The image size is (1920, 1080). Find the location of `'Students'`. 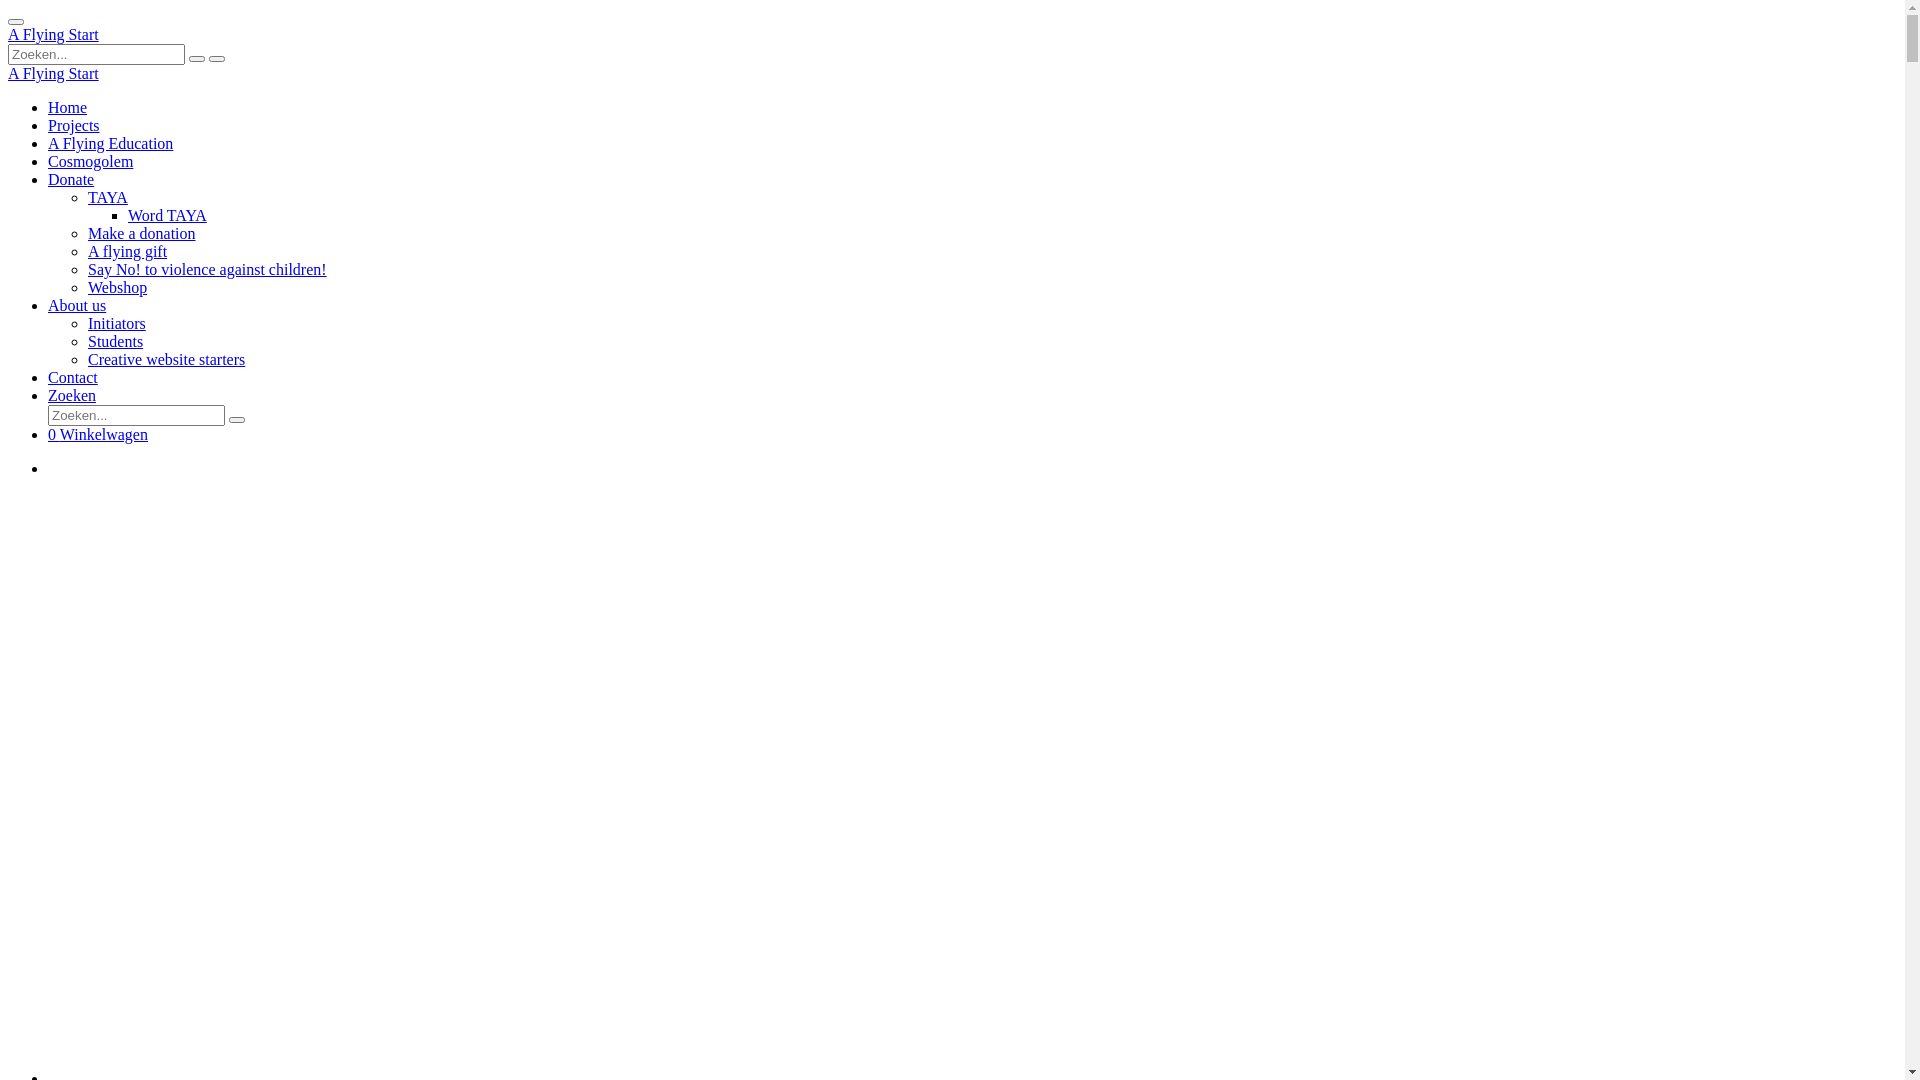

'Students' is located at coordinates (86, 340).